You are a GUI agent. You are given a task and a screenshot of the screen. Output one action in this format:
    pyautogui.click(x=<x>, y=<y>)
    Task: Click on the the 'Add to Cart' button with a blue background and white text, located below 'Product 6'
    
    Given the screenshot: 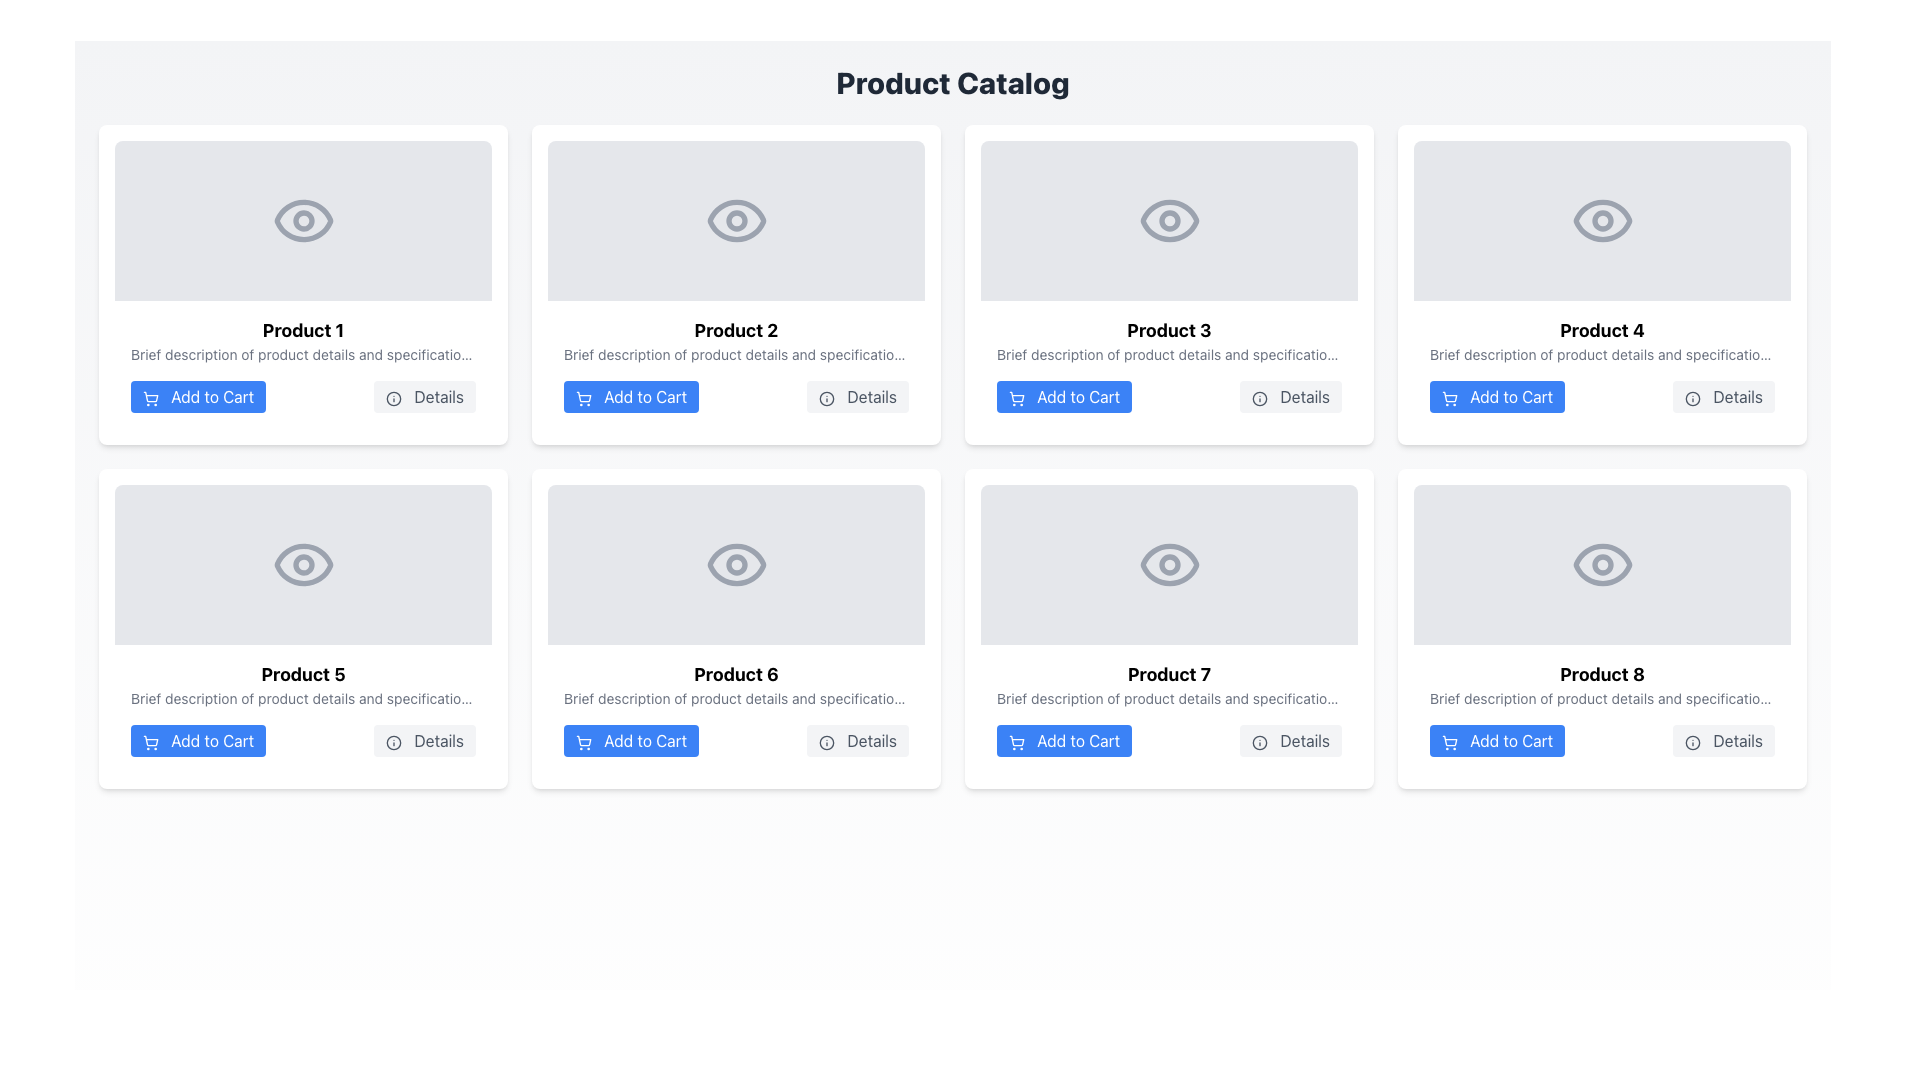 What is the action you would take?
    pyautogui.click(x=630, y=740)
    